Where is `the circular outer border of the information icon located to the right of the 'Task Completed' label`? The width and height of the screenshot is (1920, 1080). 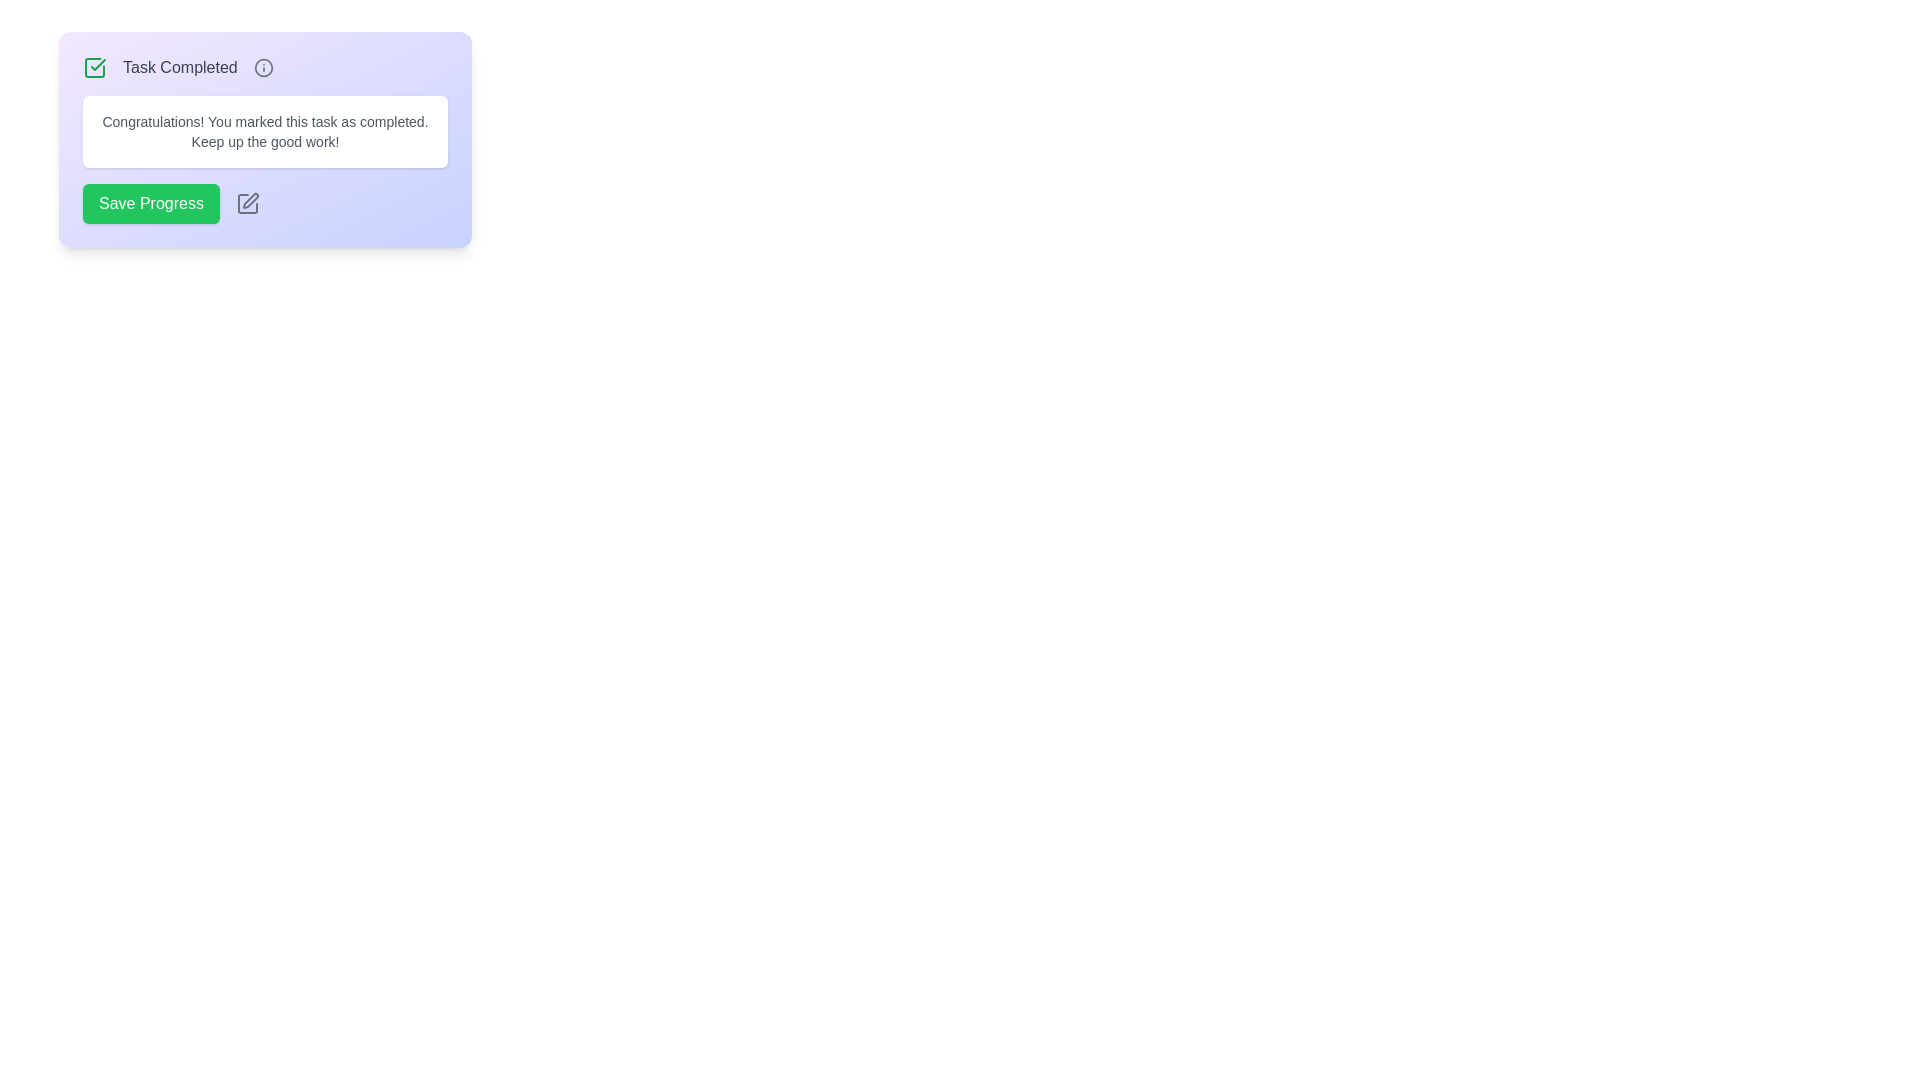 the circular outer border of the information icon located to the right of the 'Task Completed' label is located at coordinates (262, 67).